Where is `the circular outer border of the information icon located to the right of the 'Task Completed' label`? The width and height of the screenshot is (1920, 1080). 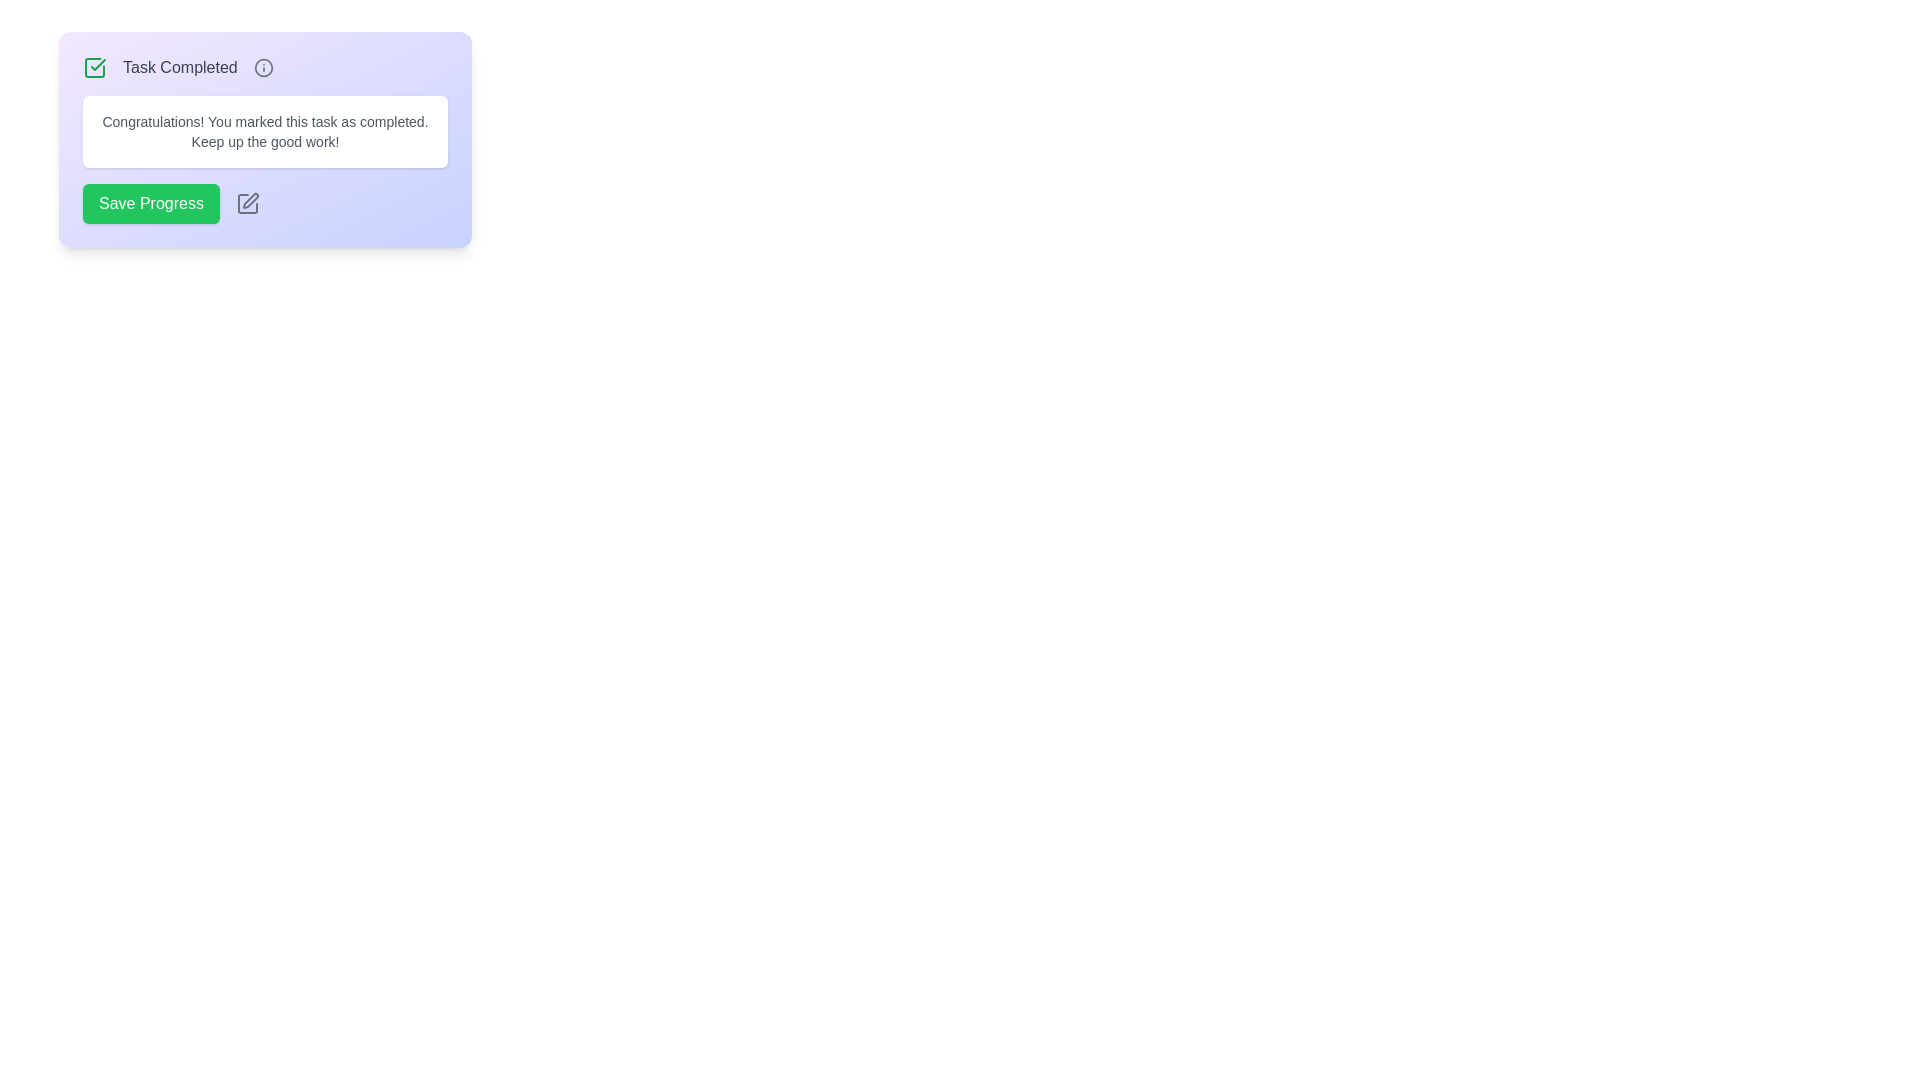 the circular outer border of the information icon located to the right of the 'Task Completed' label is located at coordinates (262, 67).